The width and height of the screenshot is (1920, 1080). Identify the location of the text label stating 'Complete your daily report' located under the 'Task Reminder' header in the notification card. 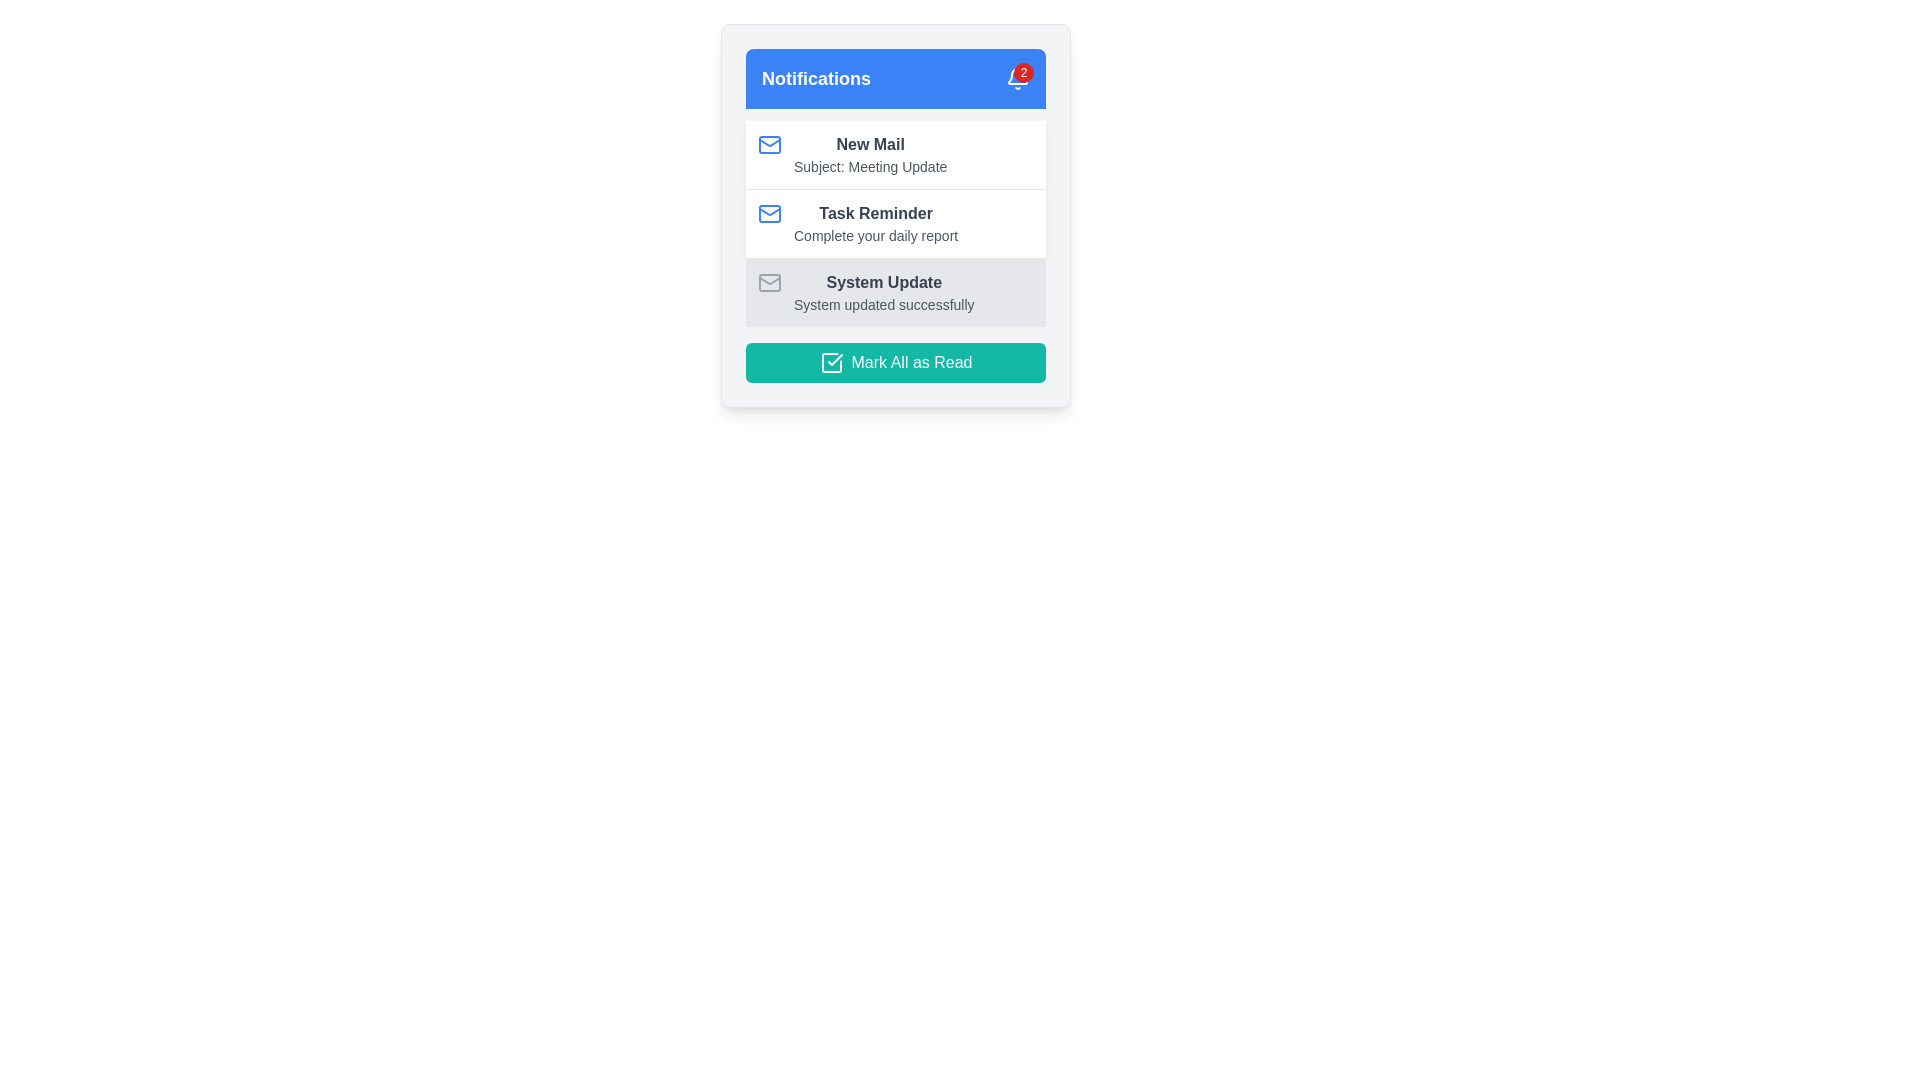
(876, 234).